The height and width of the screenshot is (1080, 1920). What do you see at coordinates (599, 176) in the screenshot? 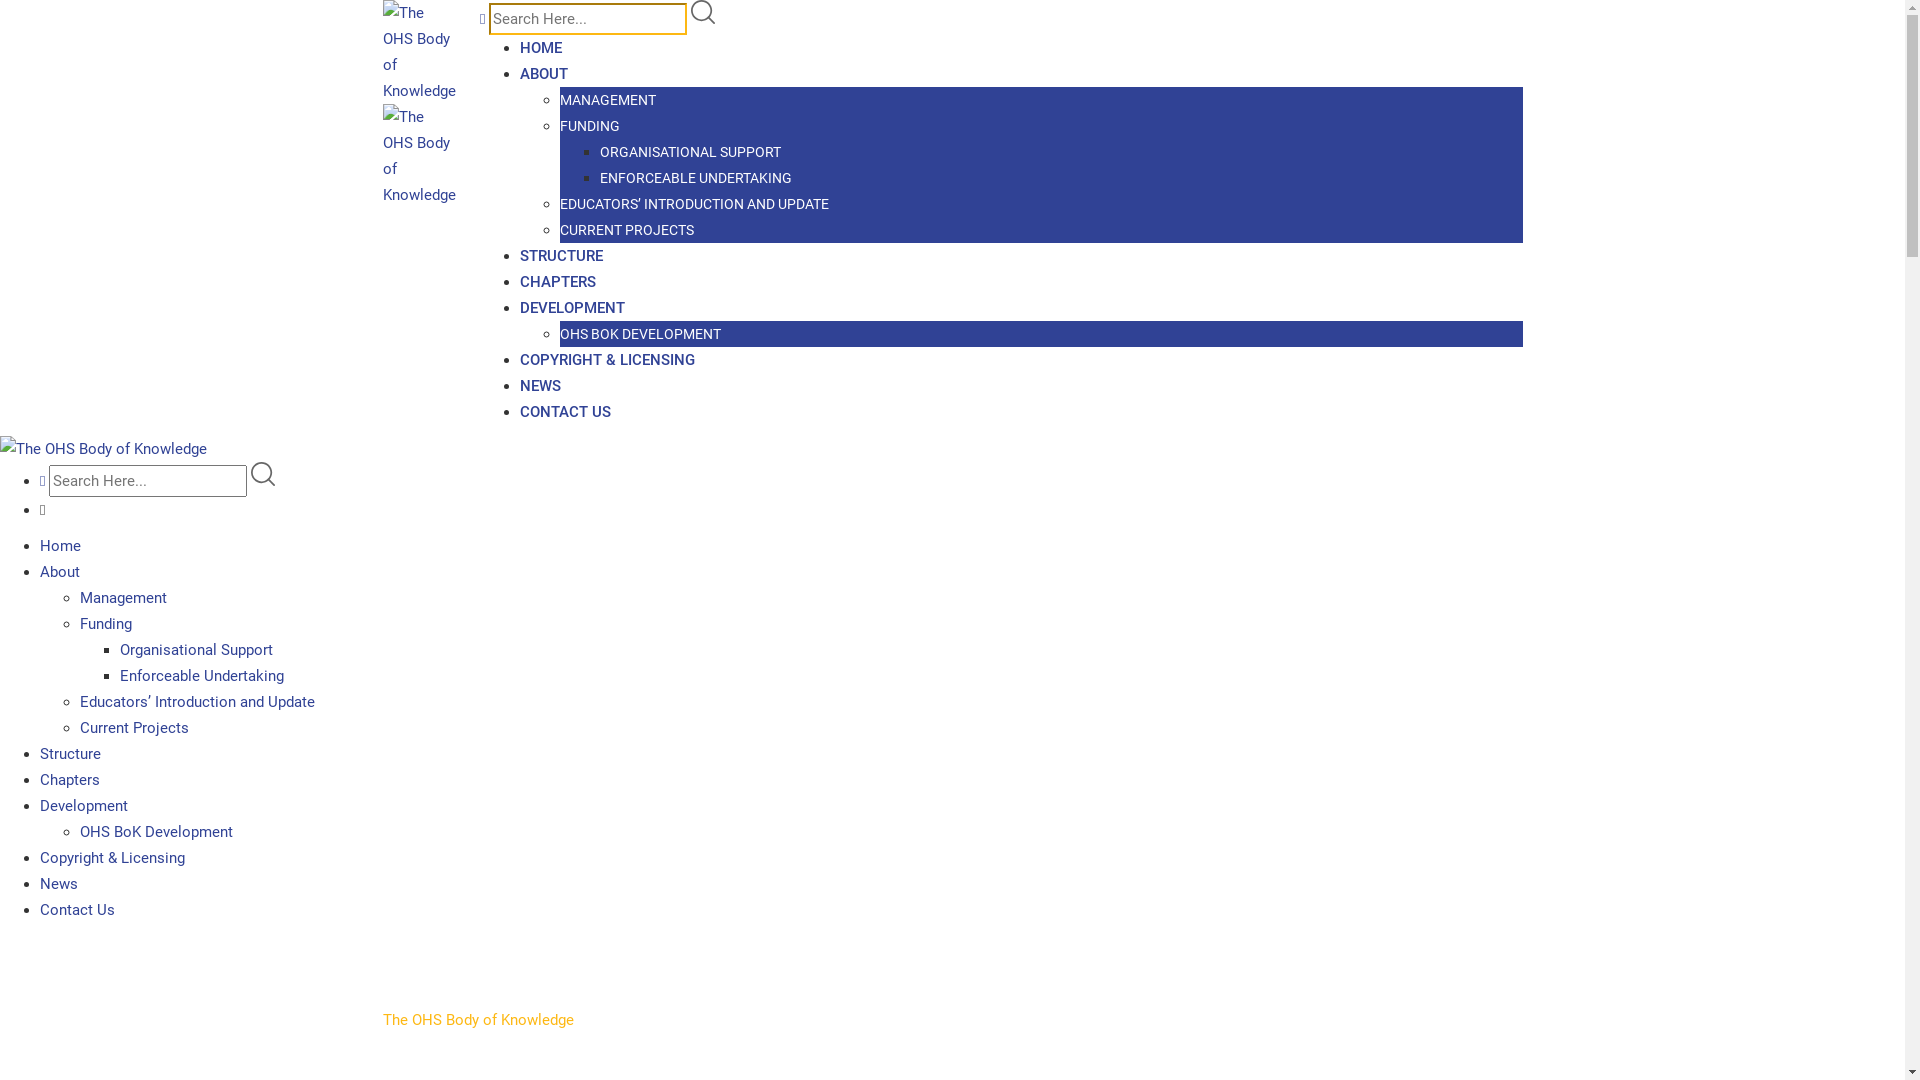
I see `'ENFORCEABLE UNDERTAKING'` at bounding box center [599, 176].